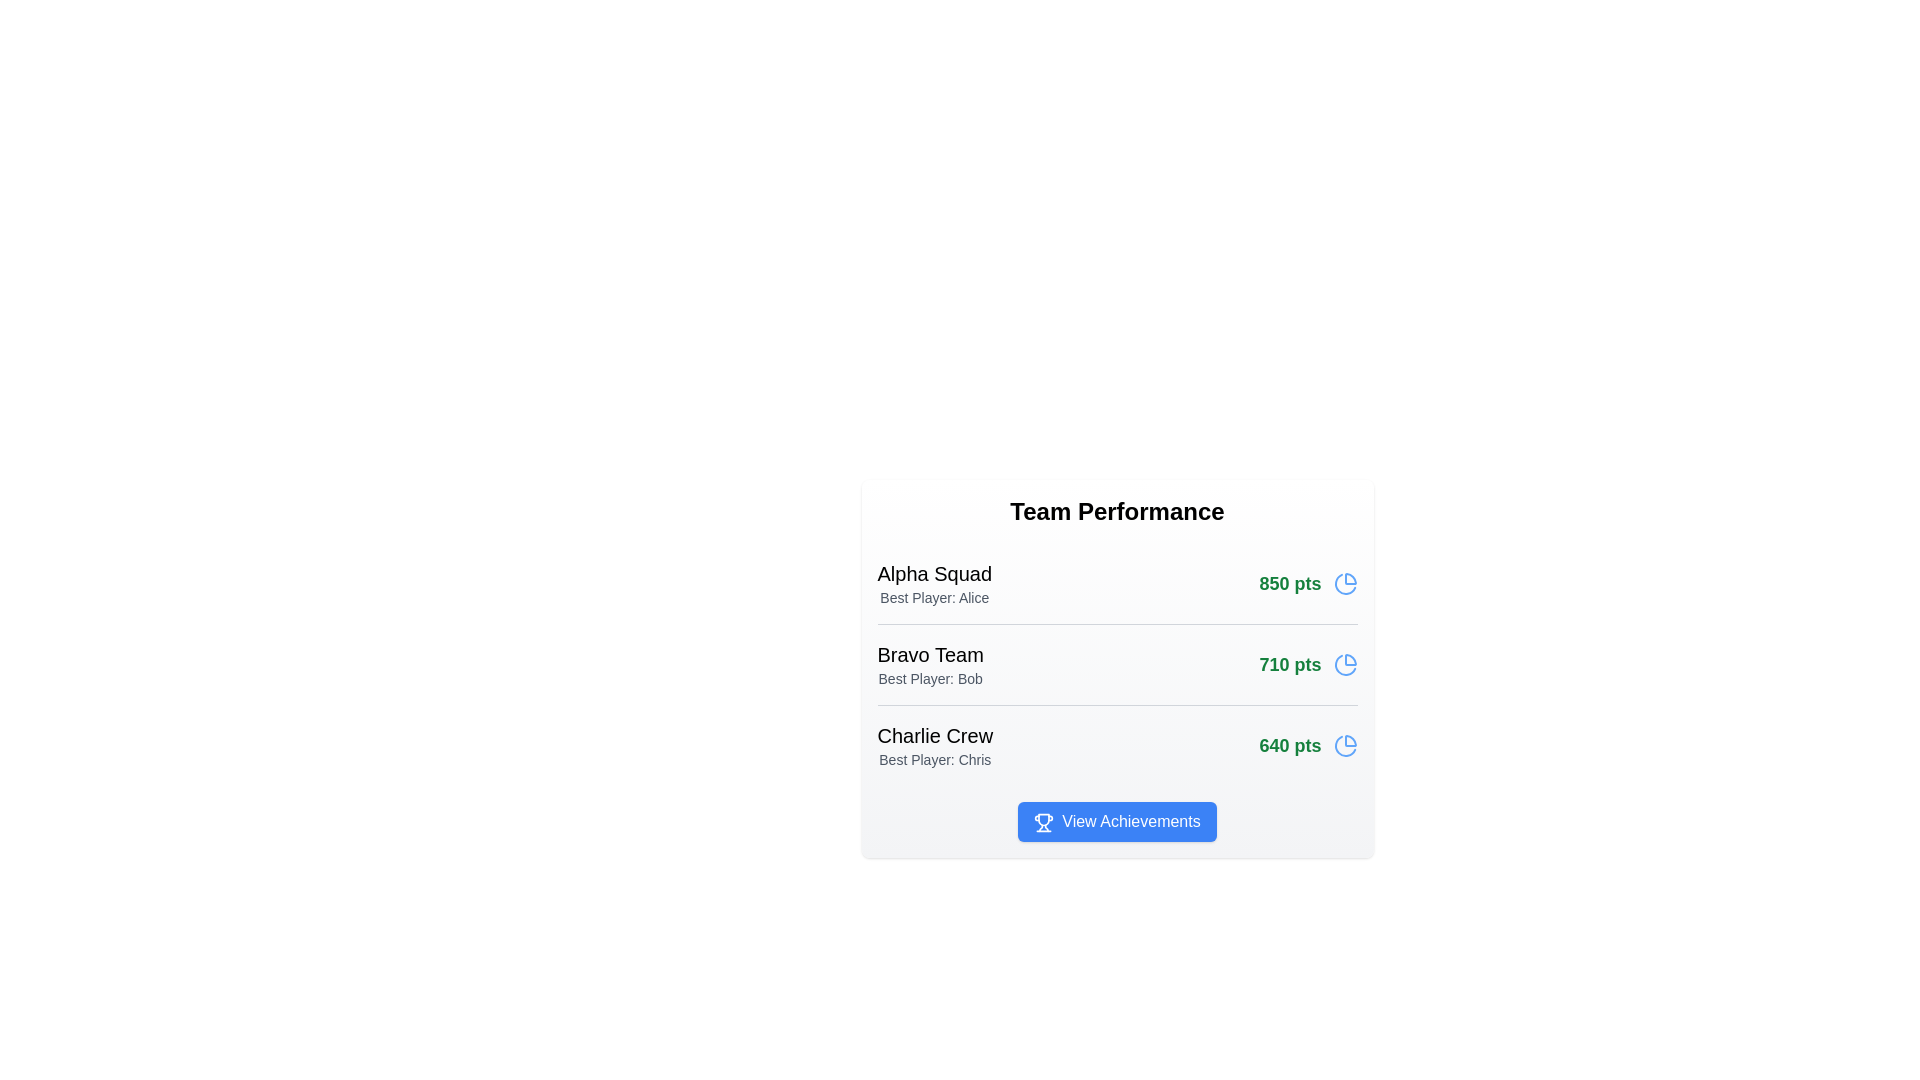 The height and width of the screenshot is (1080, 1920). Describe the element at coordinates (1308, 664) in the screenshot. I see `the team score to view details for Bravo Team` at that location.